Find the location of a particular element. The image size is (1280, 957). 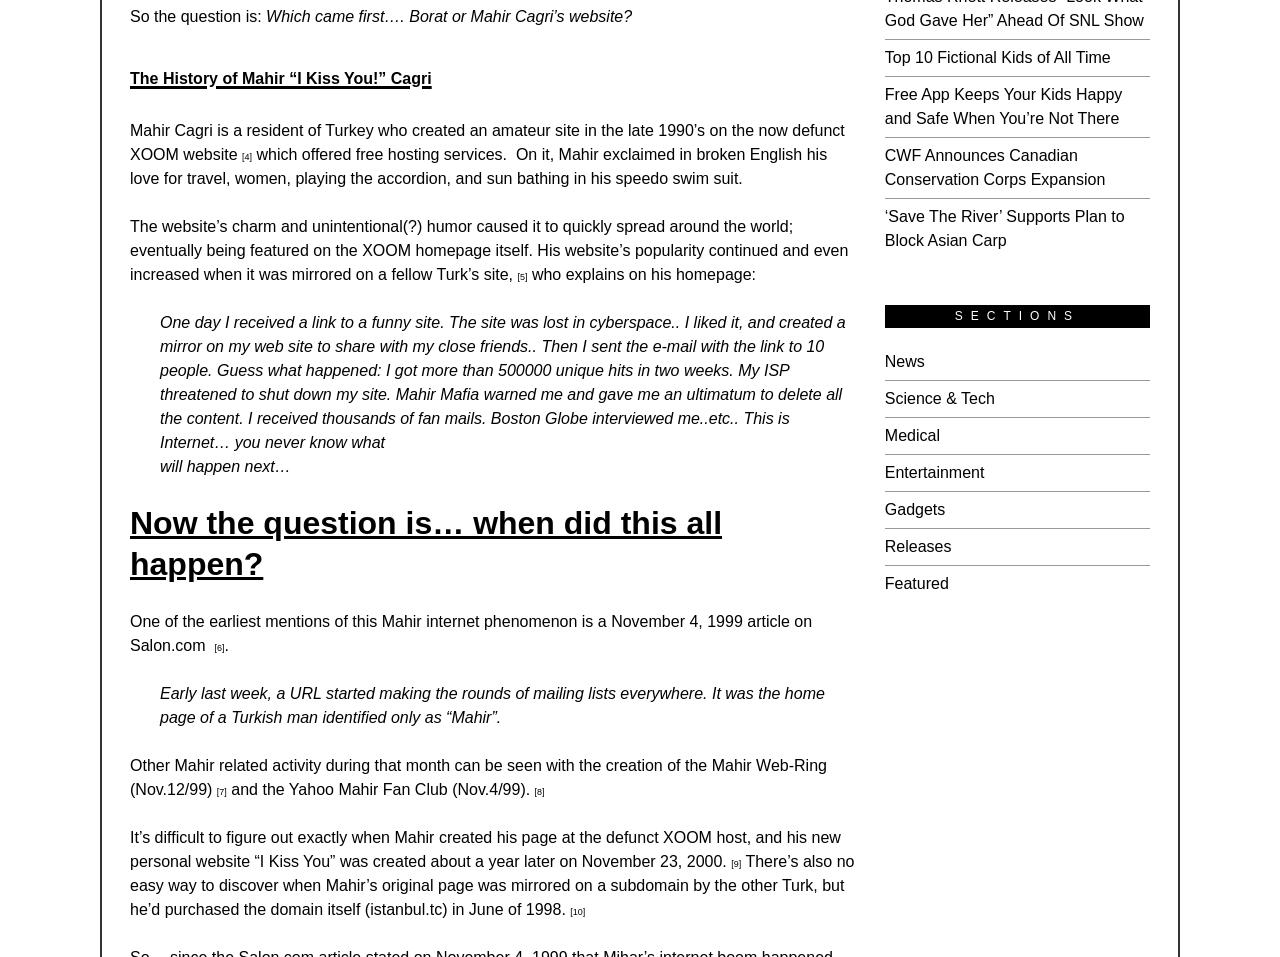

'Top 10 Fictional Kids of All Time' is located at coordinates (996, 55).